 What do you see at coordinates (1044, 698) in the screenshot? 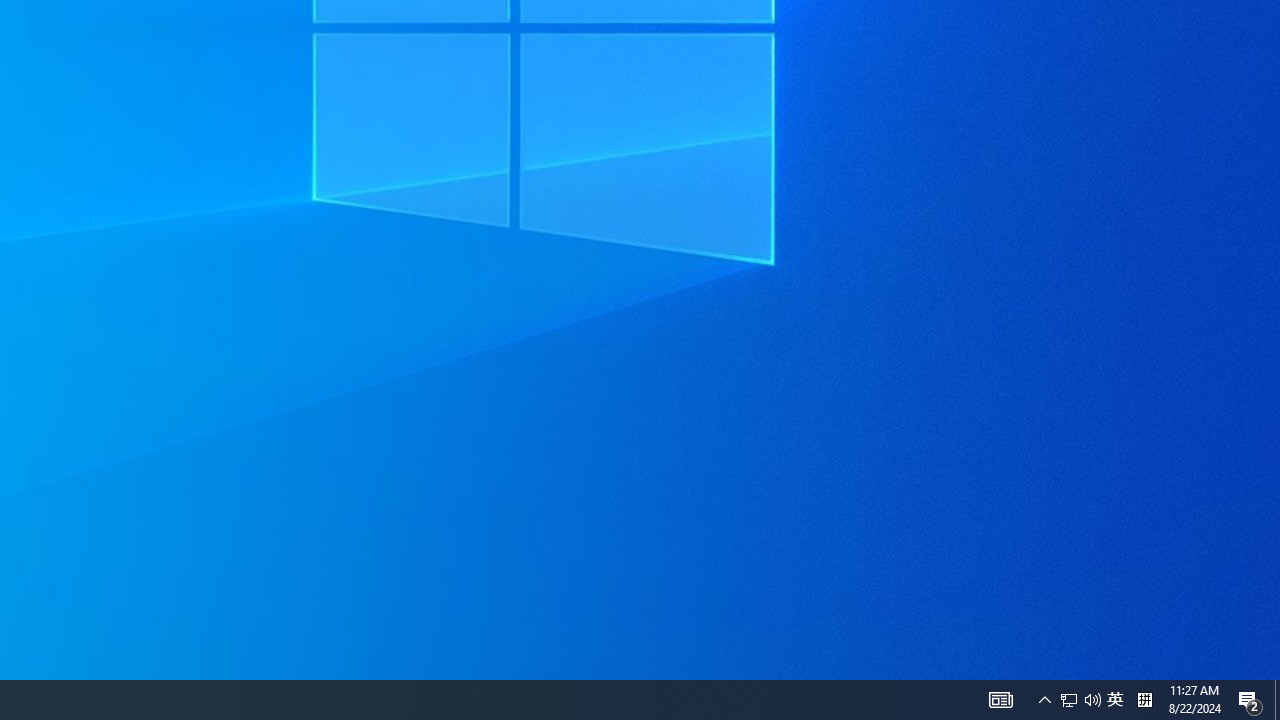
I see `'Notification Chevron'` at bounding box center [1044, 698].